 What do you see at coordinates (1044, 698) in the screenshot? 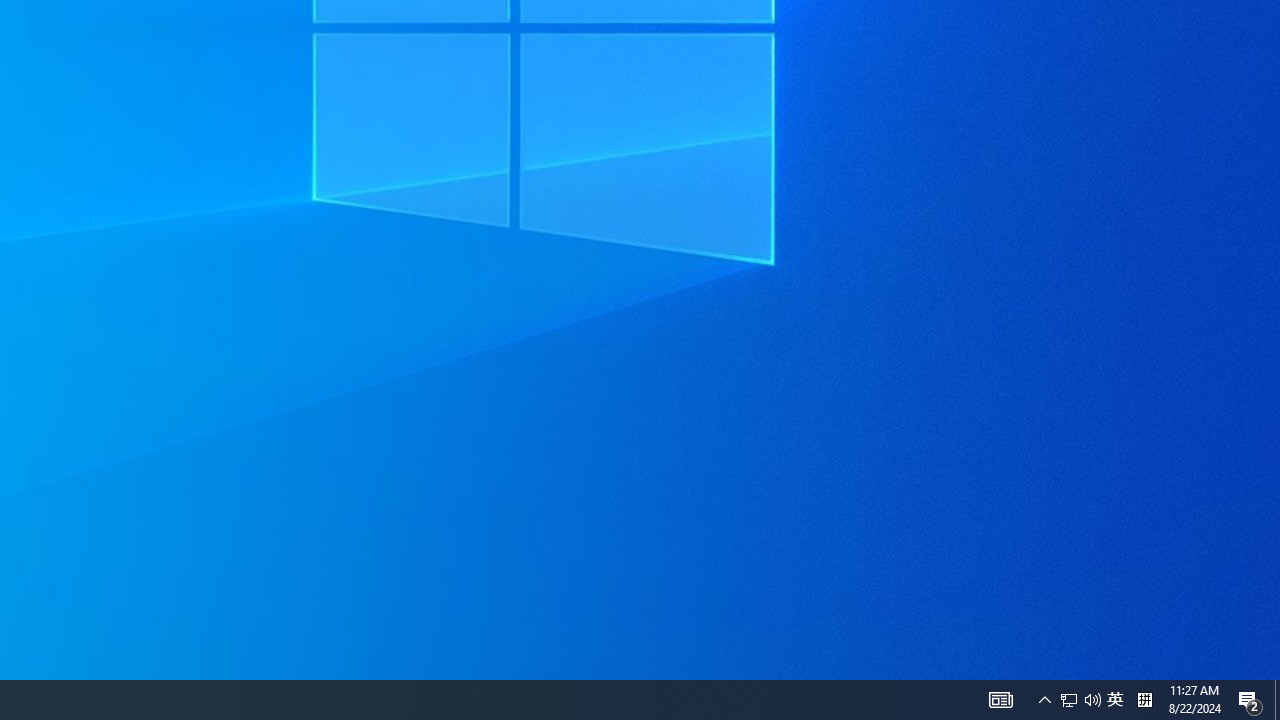
I see `'Notification Chevron'` at bounding box center [1044, 698].